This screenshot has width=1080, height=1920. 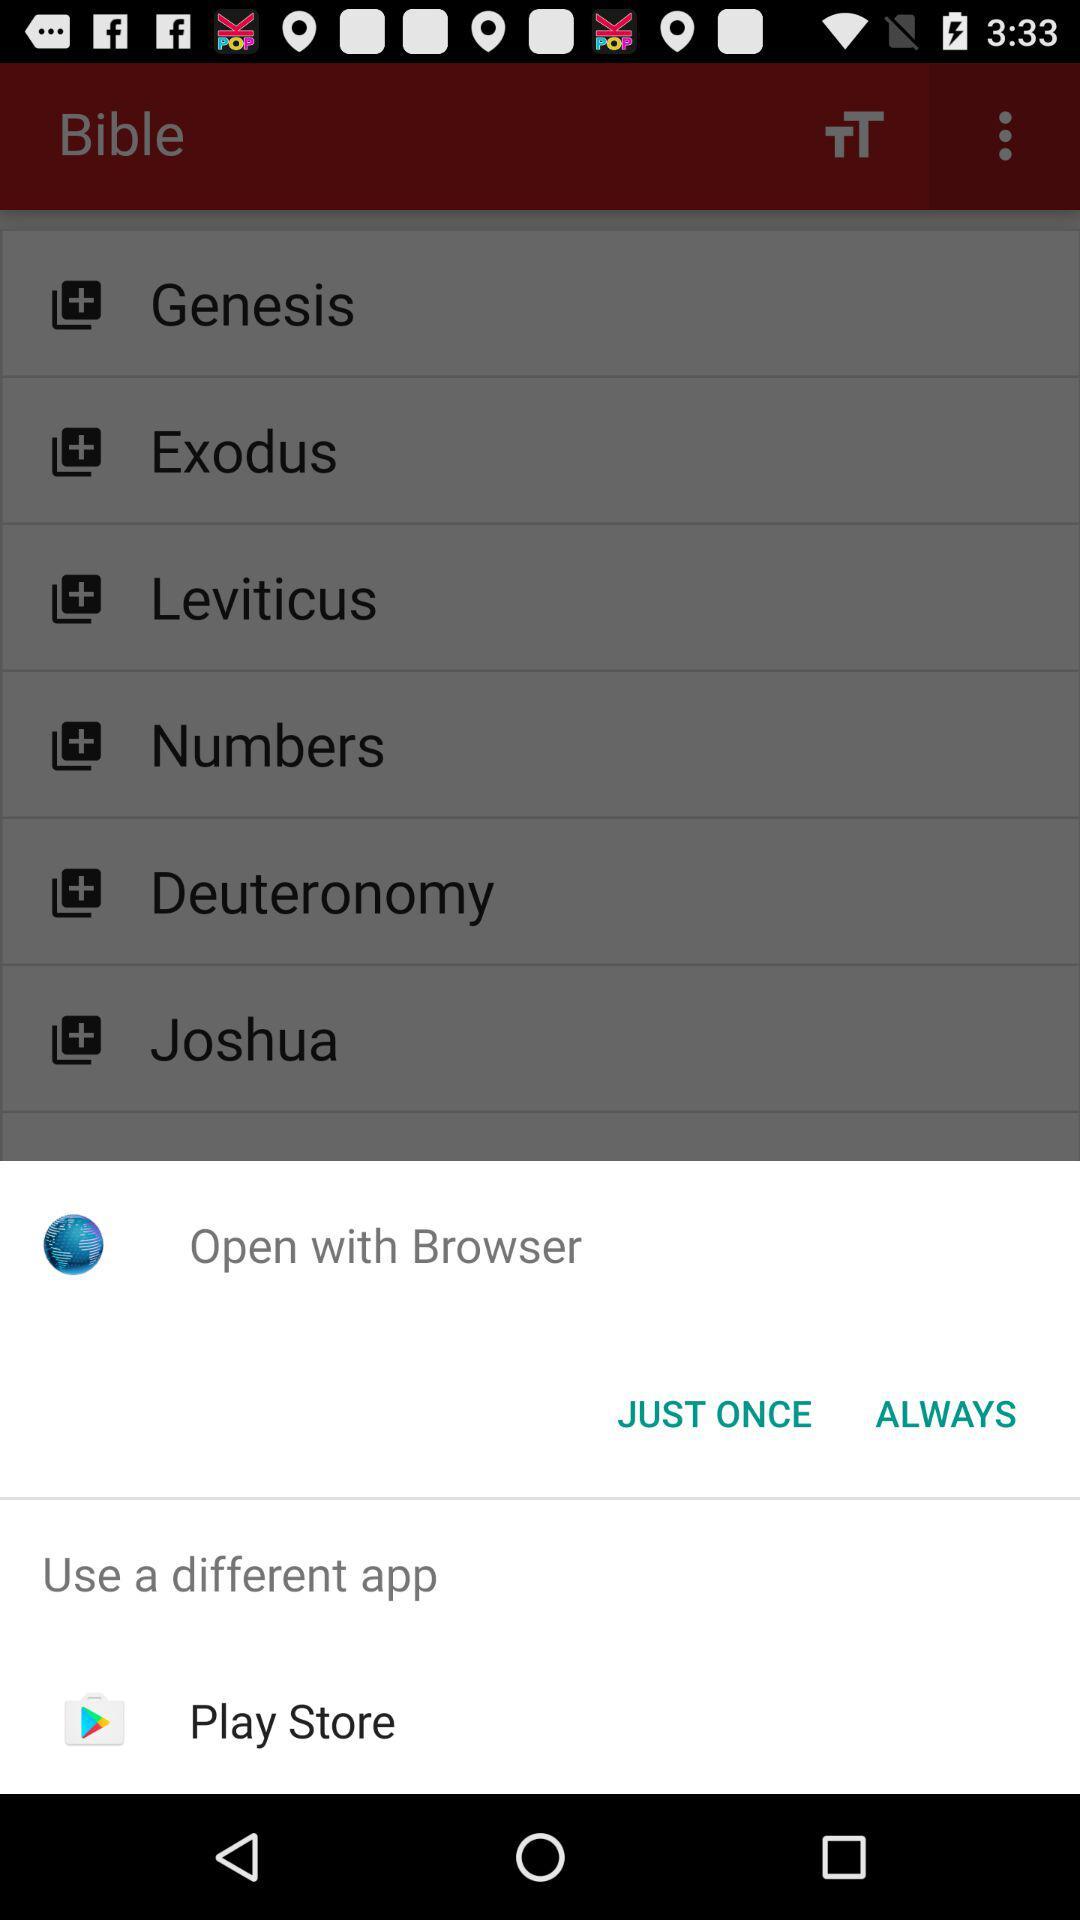 What do you see at coordinates (713, 1411) in the screenshot?
I see `the just once` at bounding box center [713, 1411].